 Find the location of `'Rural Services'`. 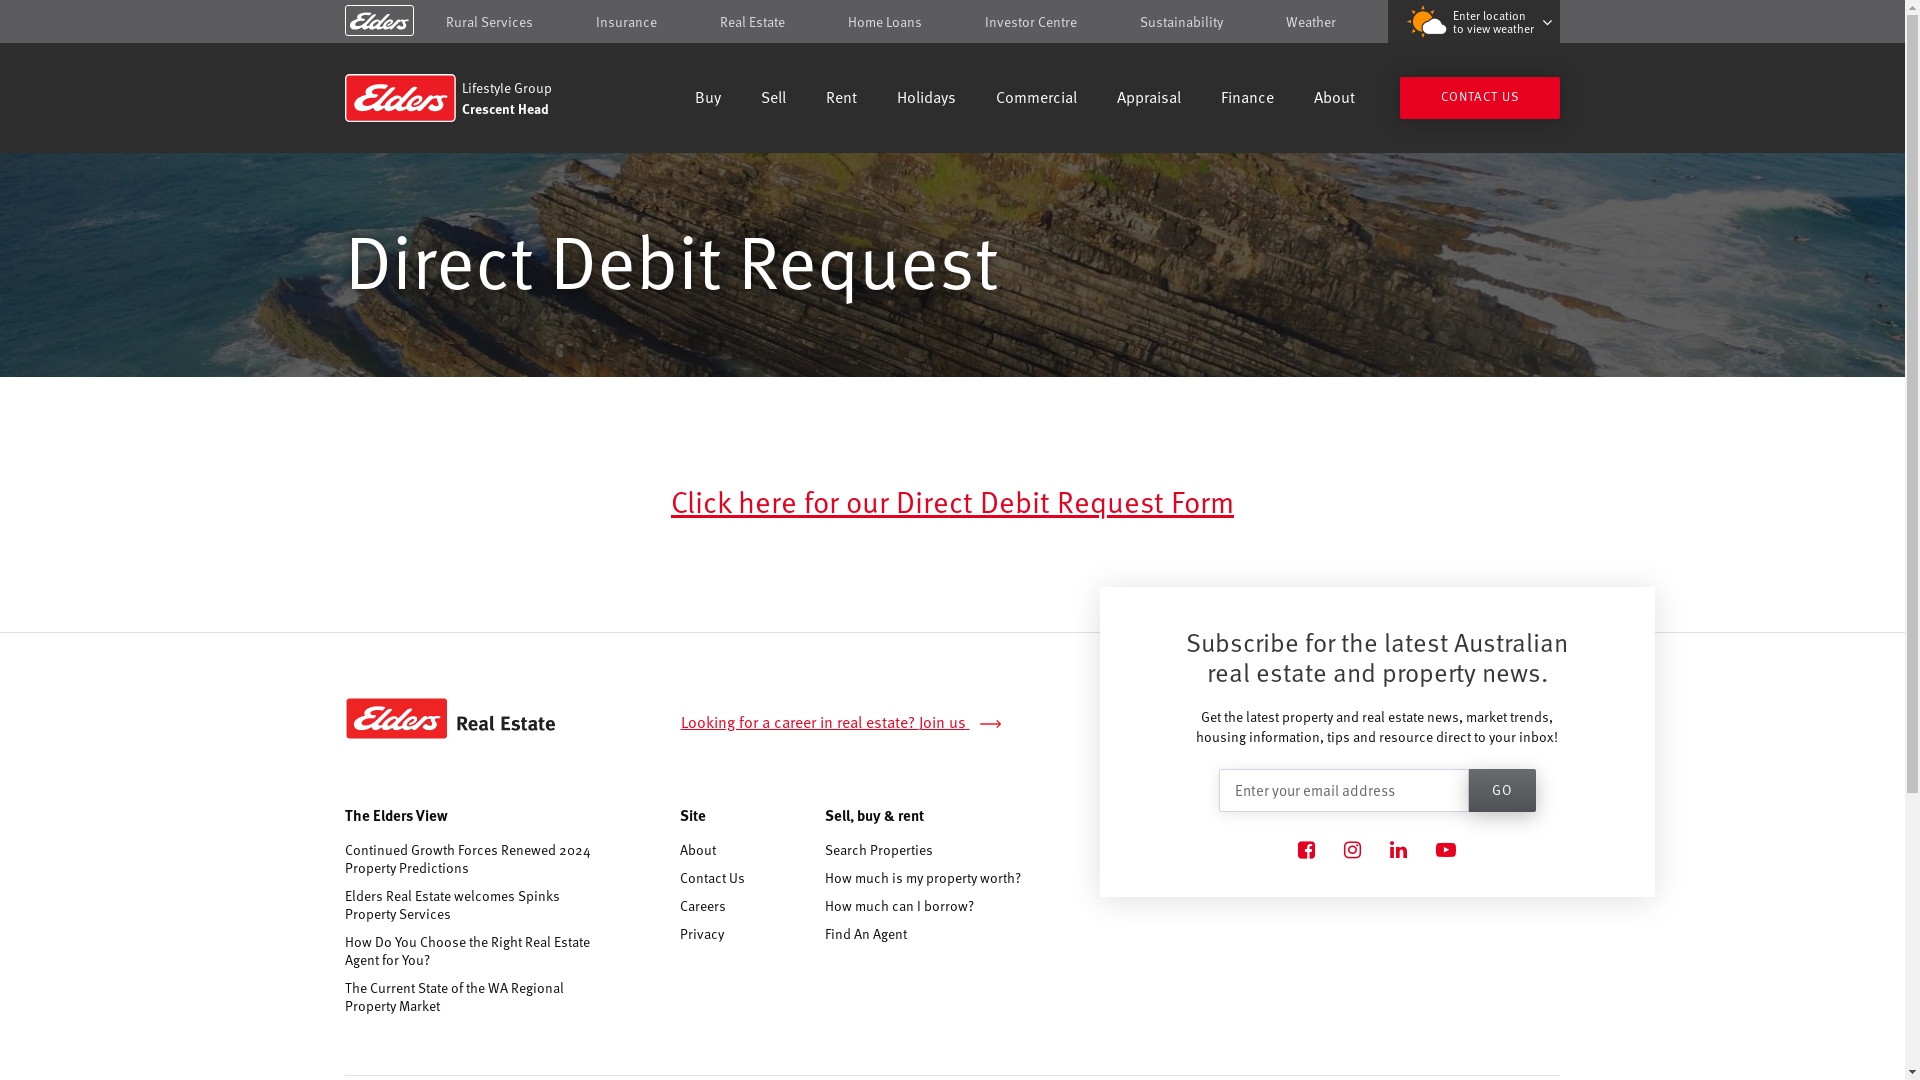

'Rural Services' is located at coordinates (489, 21).